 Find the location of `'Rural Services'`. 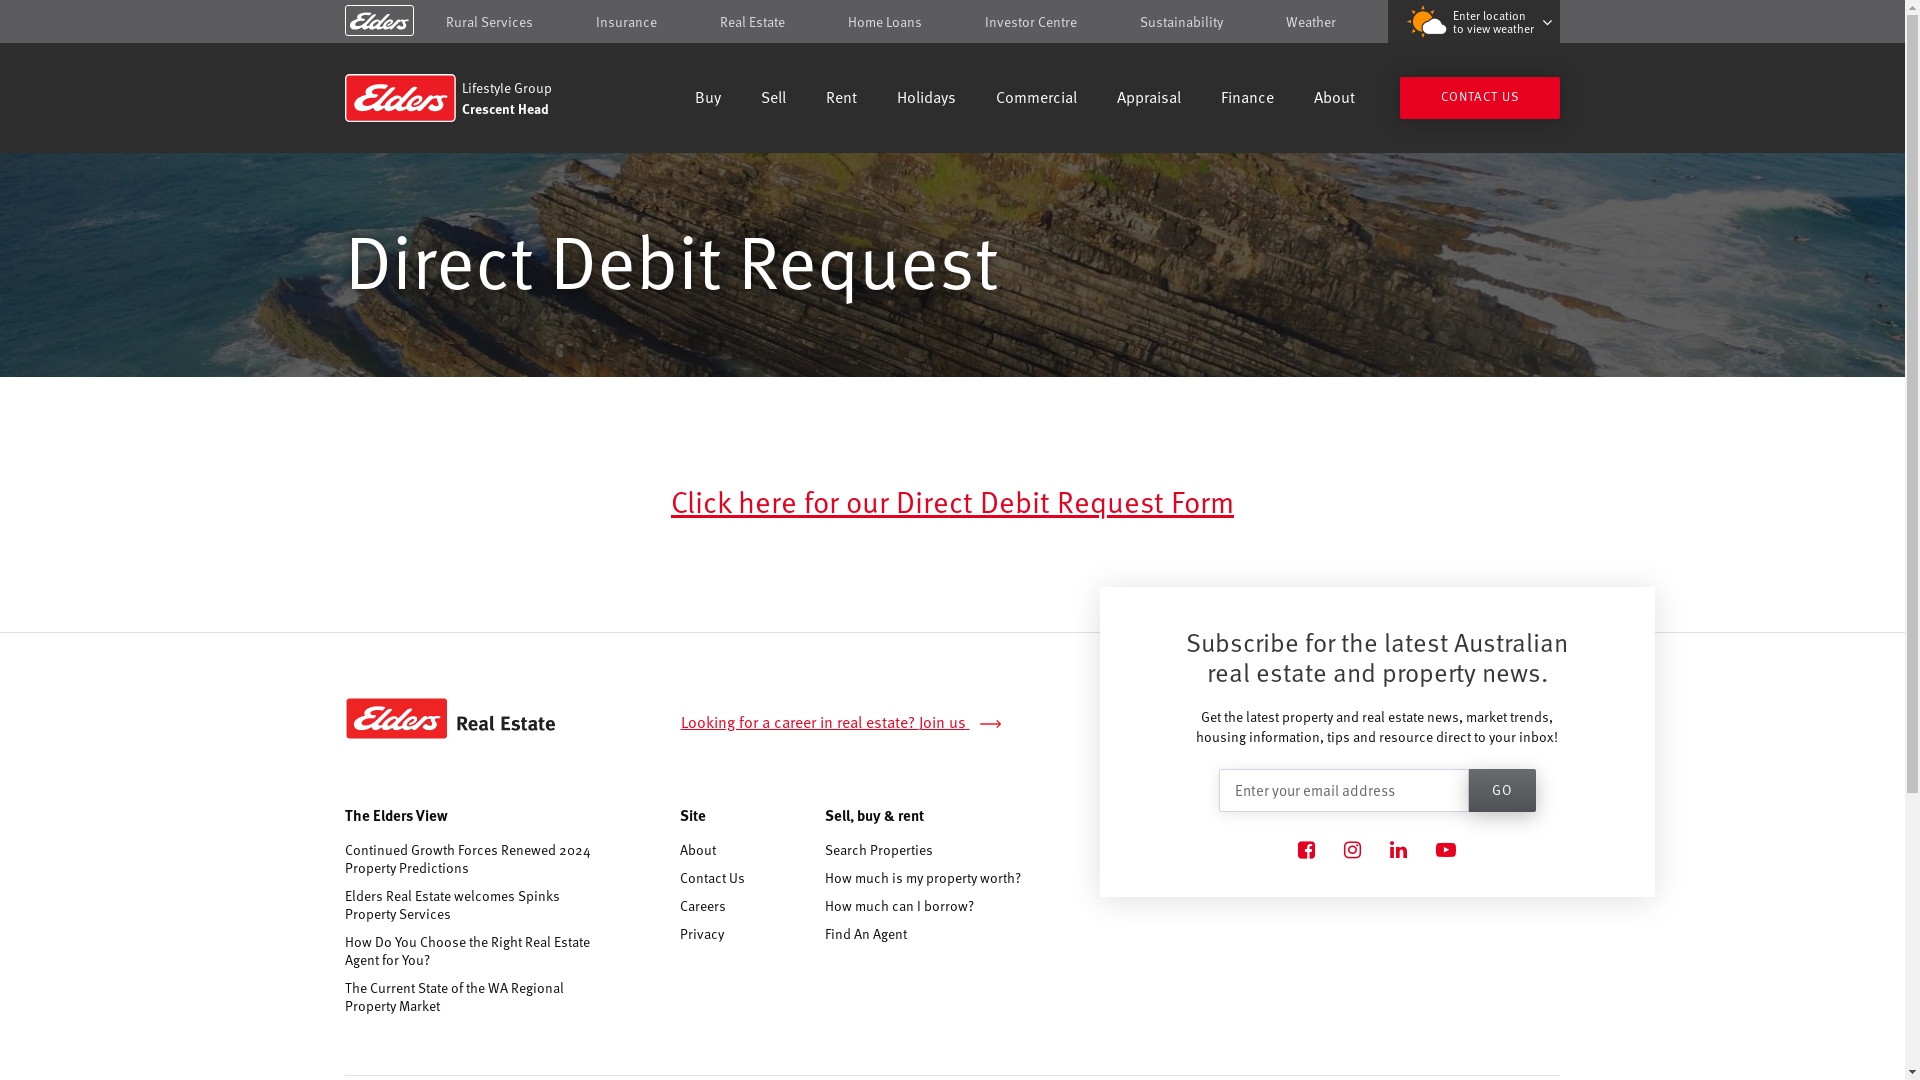

'Rural Services' is located at coordinates (489, 21).